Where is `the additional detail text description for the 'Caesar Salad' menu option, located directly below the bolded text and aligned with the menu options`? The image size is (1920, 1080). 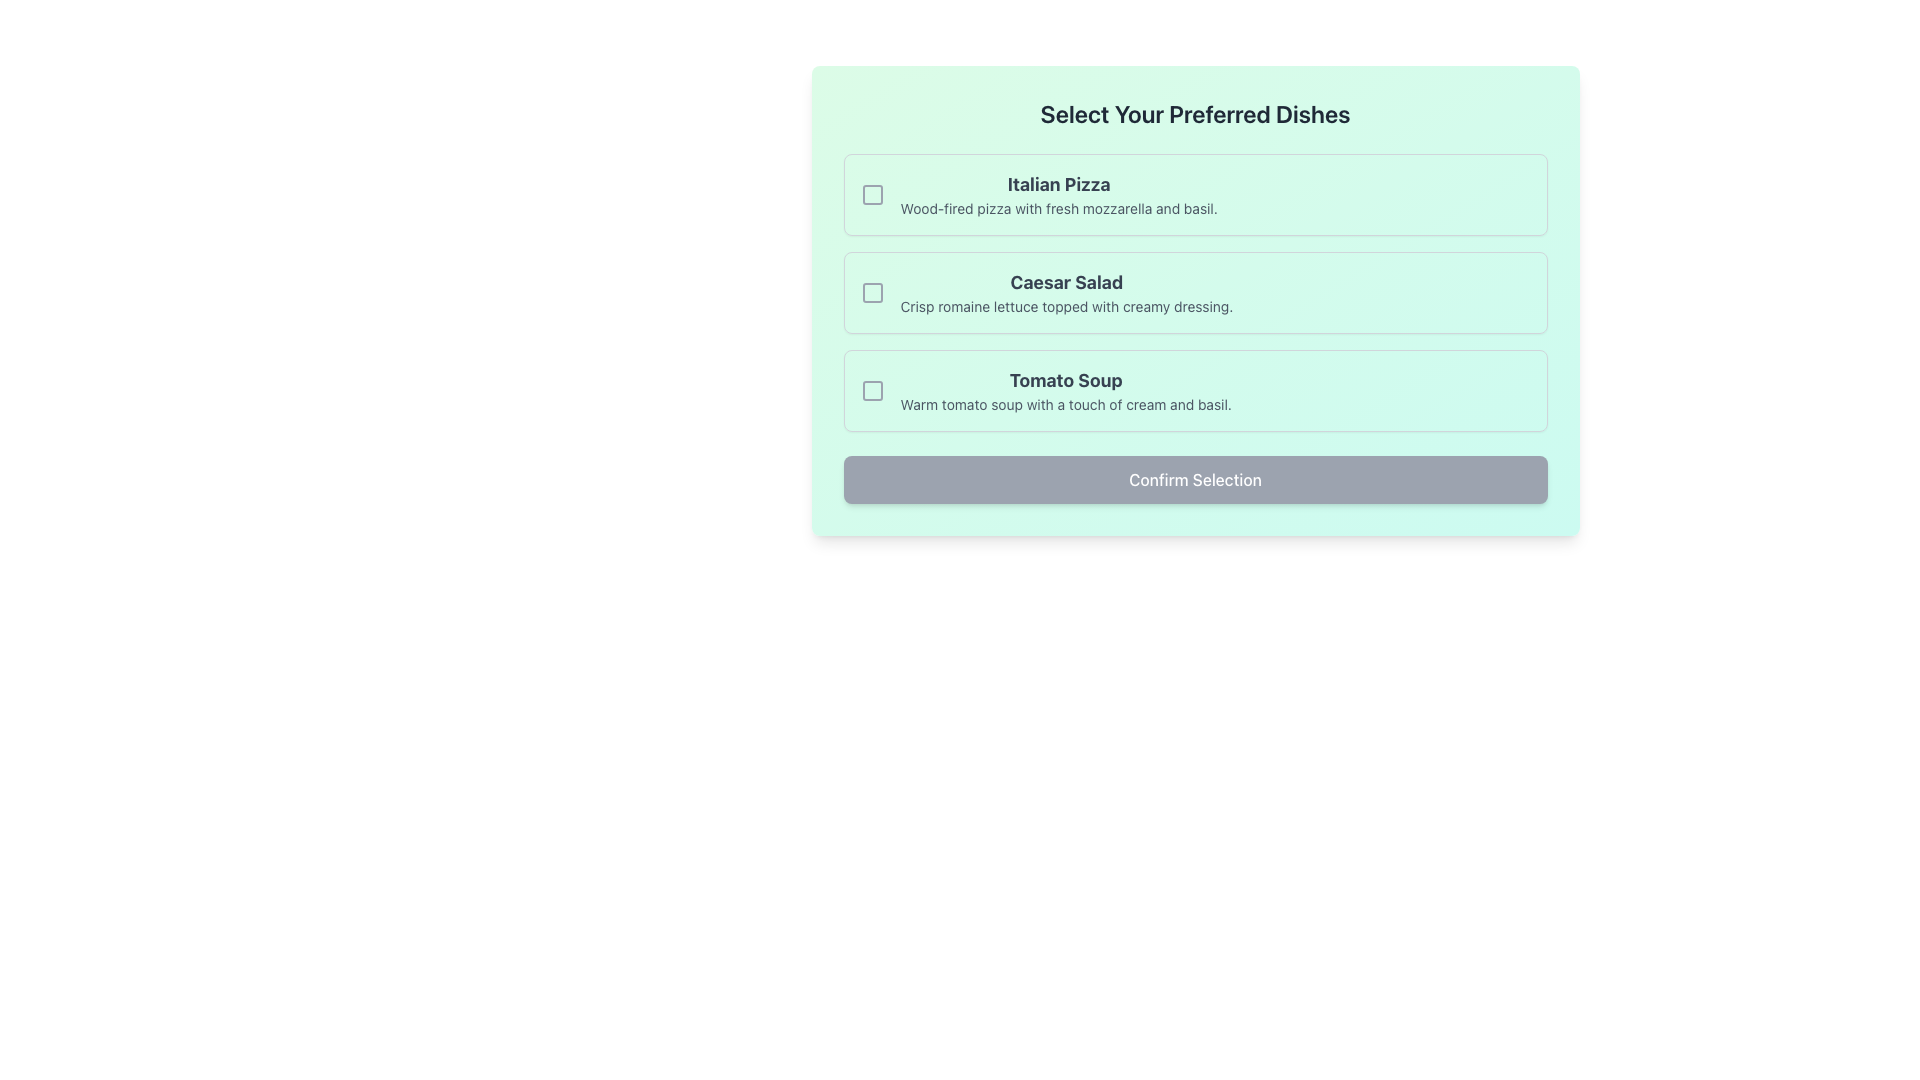 the additional detail text description for the 'Caesar Salad' menu option, located directly below the bolded text and aligned with the menu options is located at coordinates (1065, 307).